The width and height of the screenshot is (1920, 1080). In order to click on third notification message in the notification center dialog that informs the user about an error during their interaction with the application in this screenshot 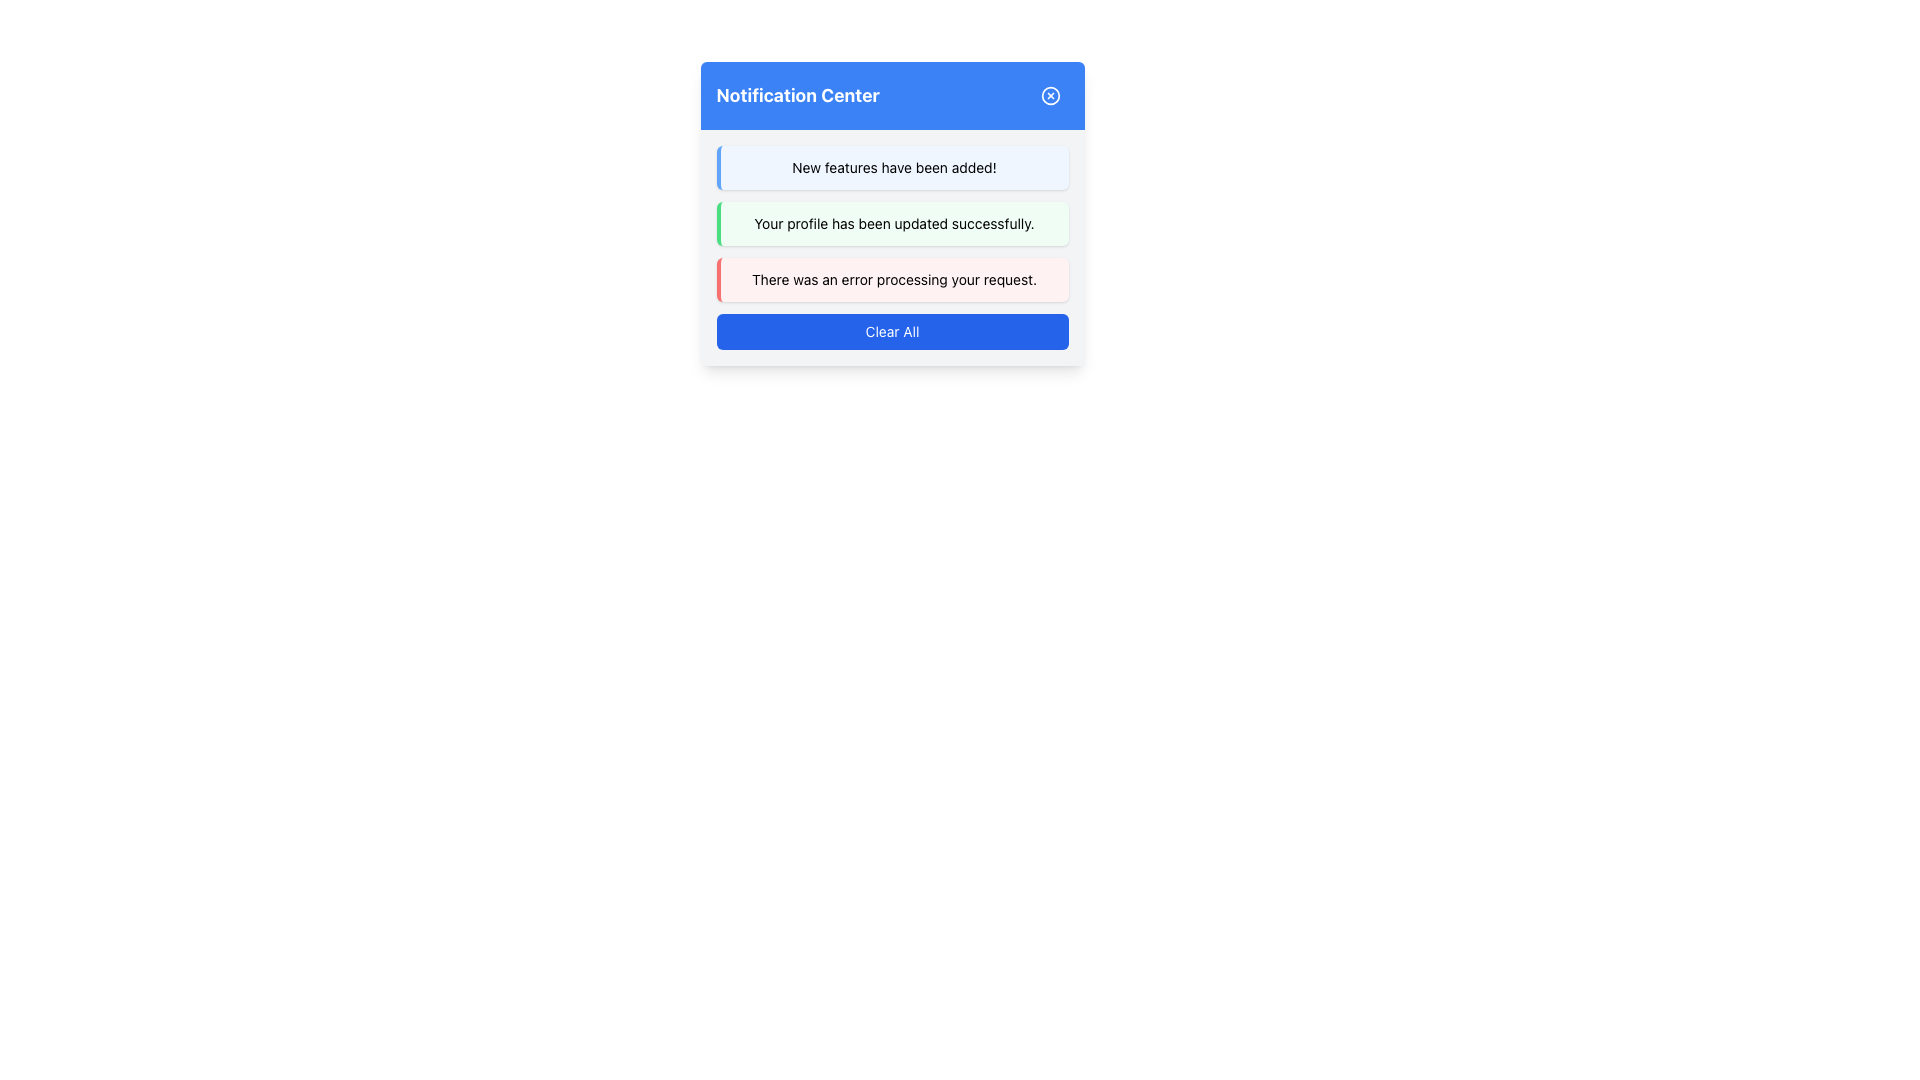, I will do `click(891, 280)`.